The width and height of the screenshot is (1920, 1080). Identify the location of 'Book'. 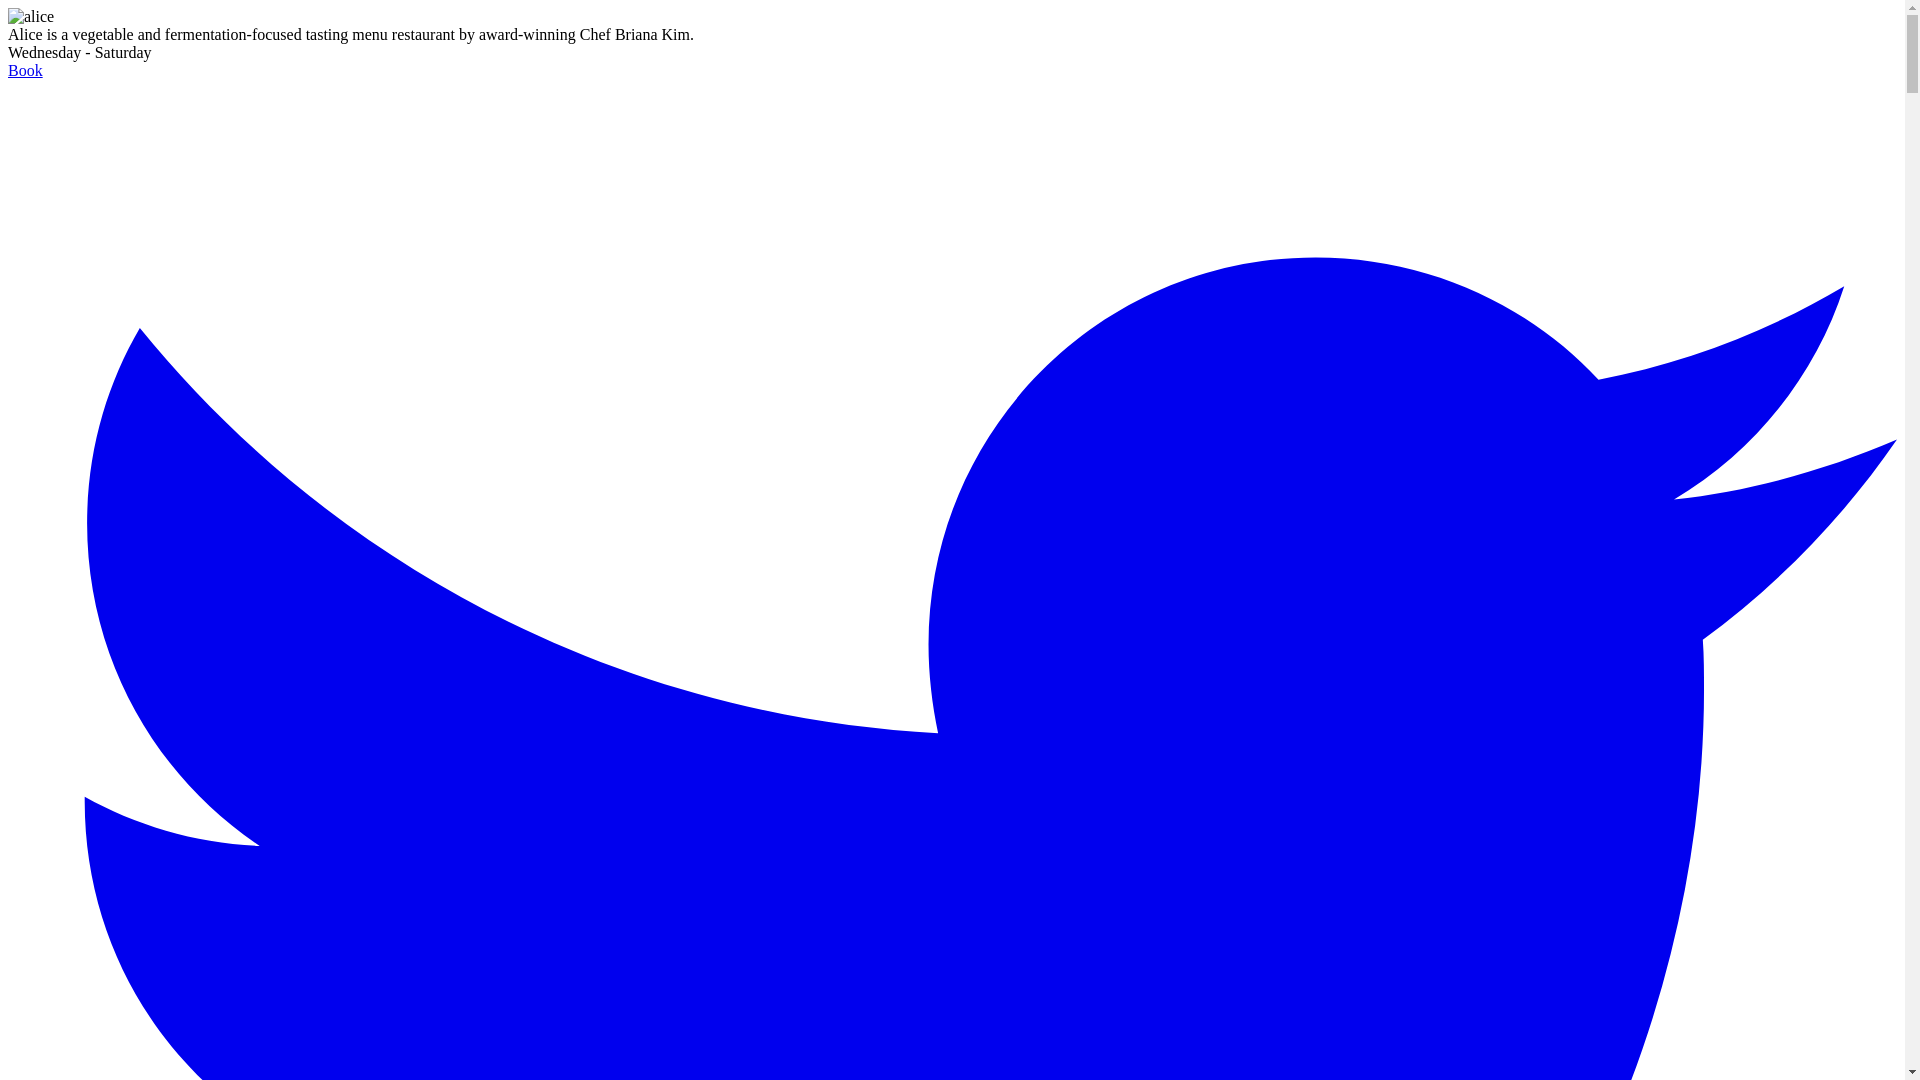
(25, 69).